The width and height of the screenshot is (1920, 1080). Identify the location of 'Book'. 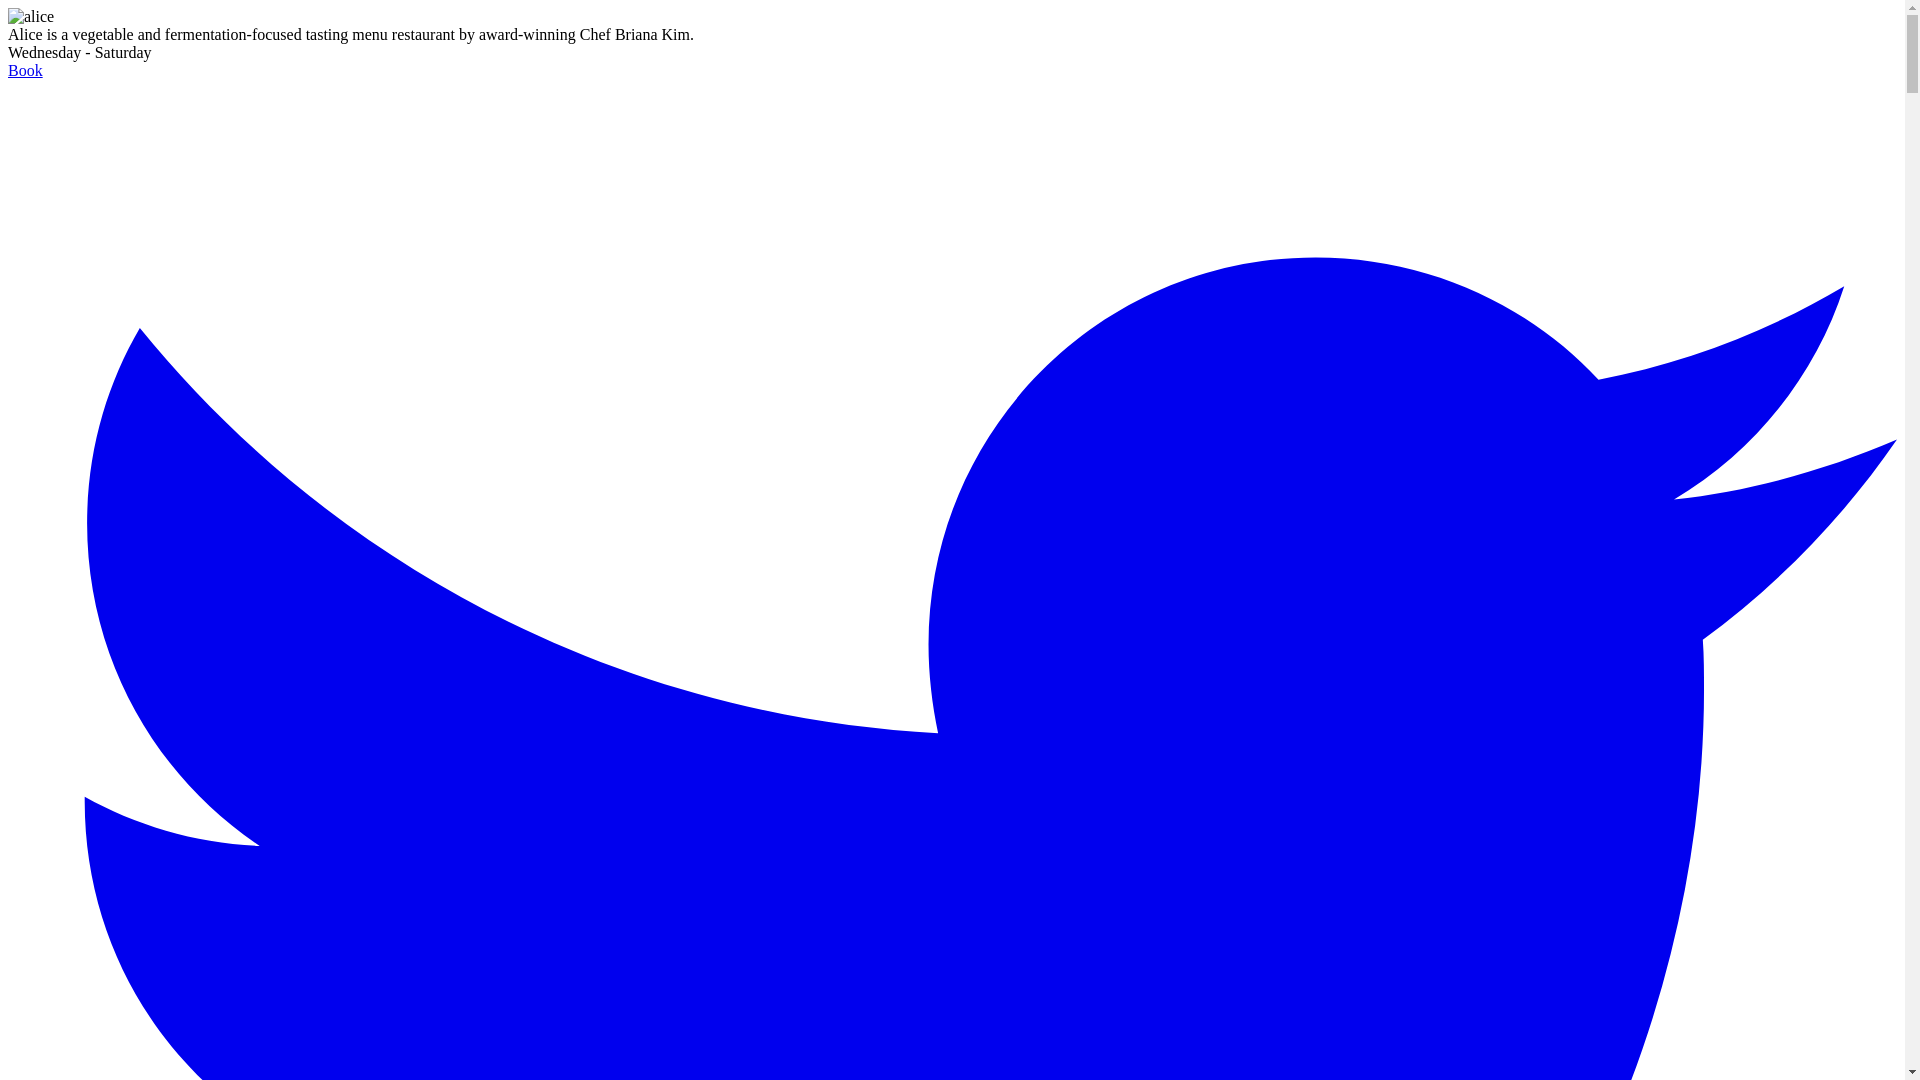
(25, 69).